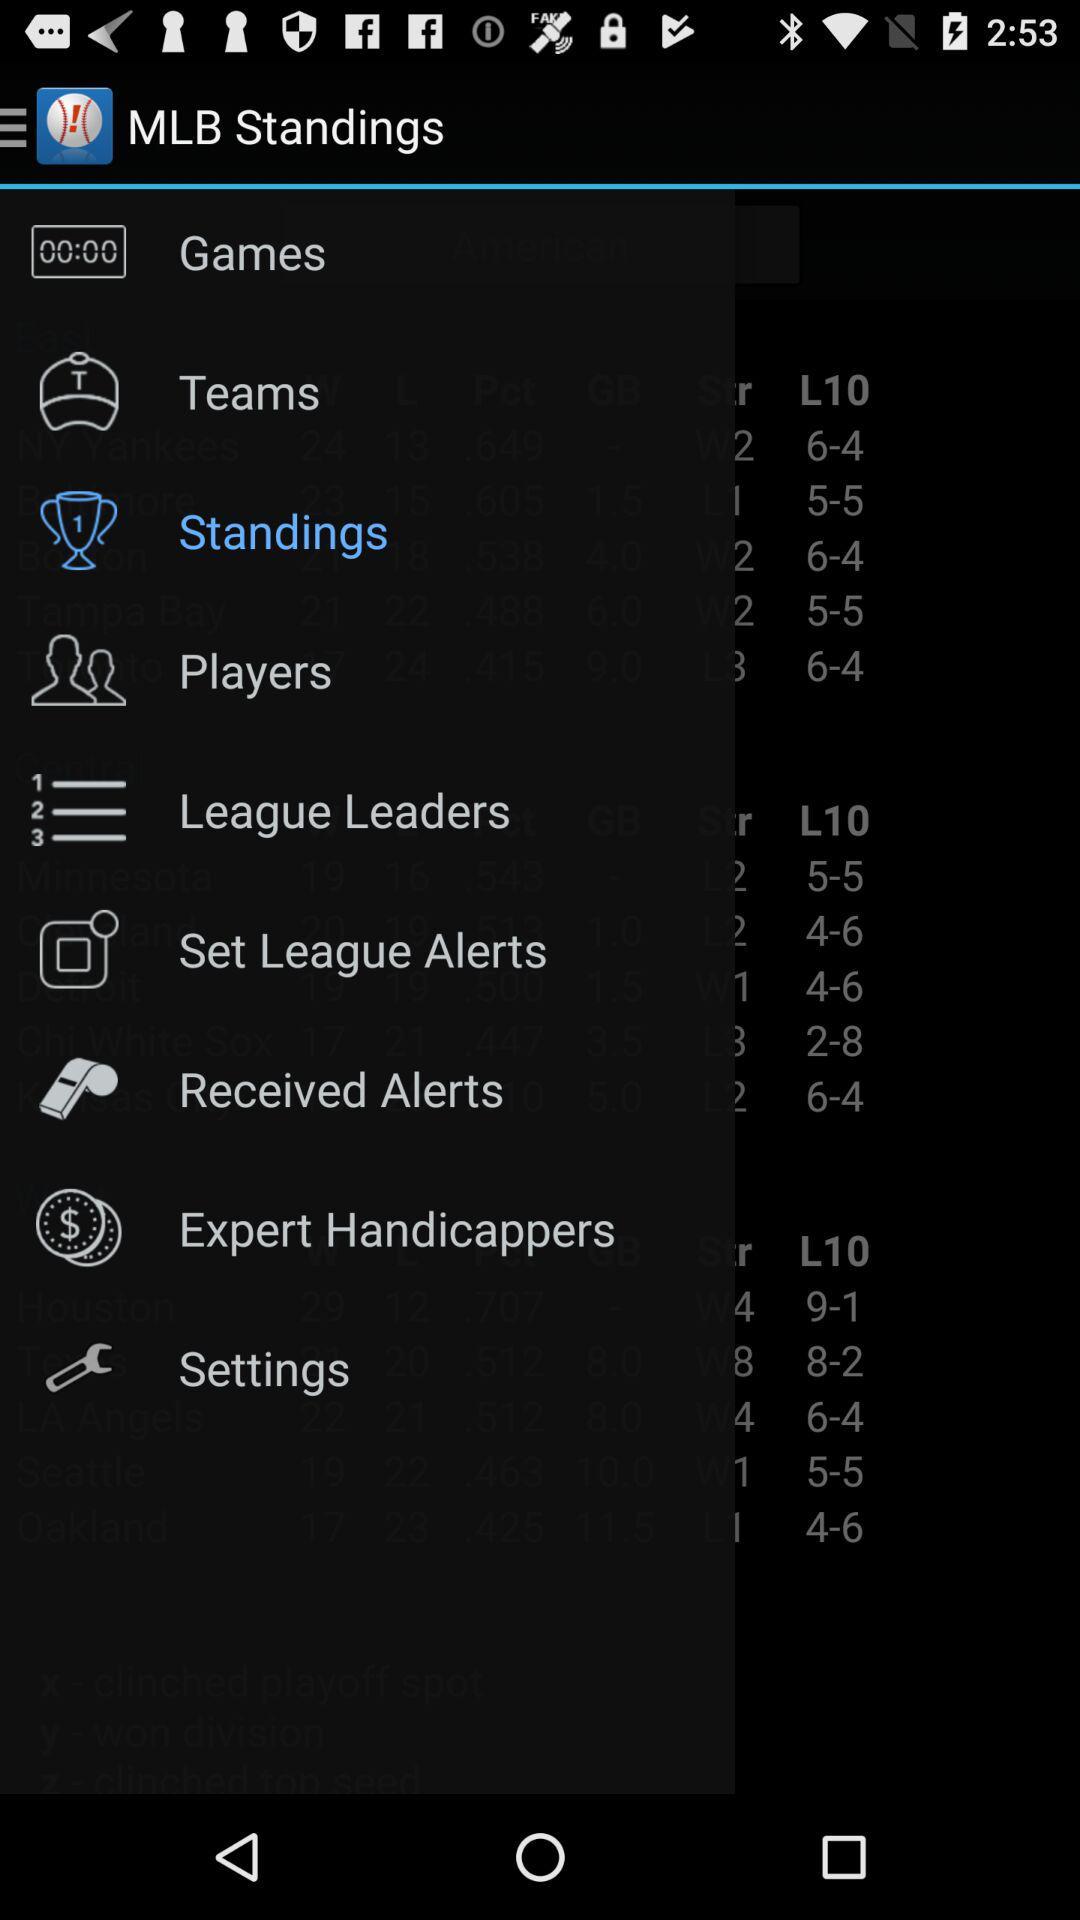 The height and width of the screenshot is (1920, 1080). Describe the element at coordinates (77, 1087) in the screenshot. I see `icon beside received alerts` at that location.